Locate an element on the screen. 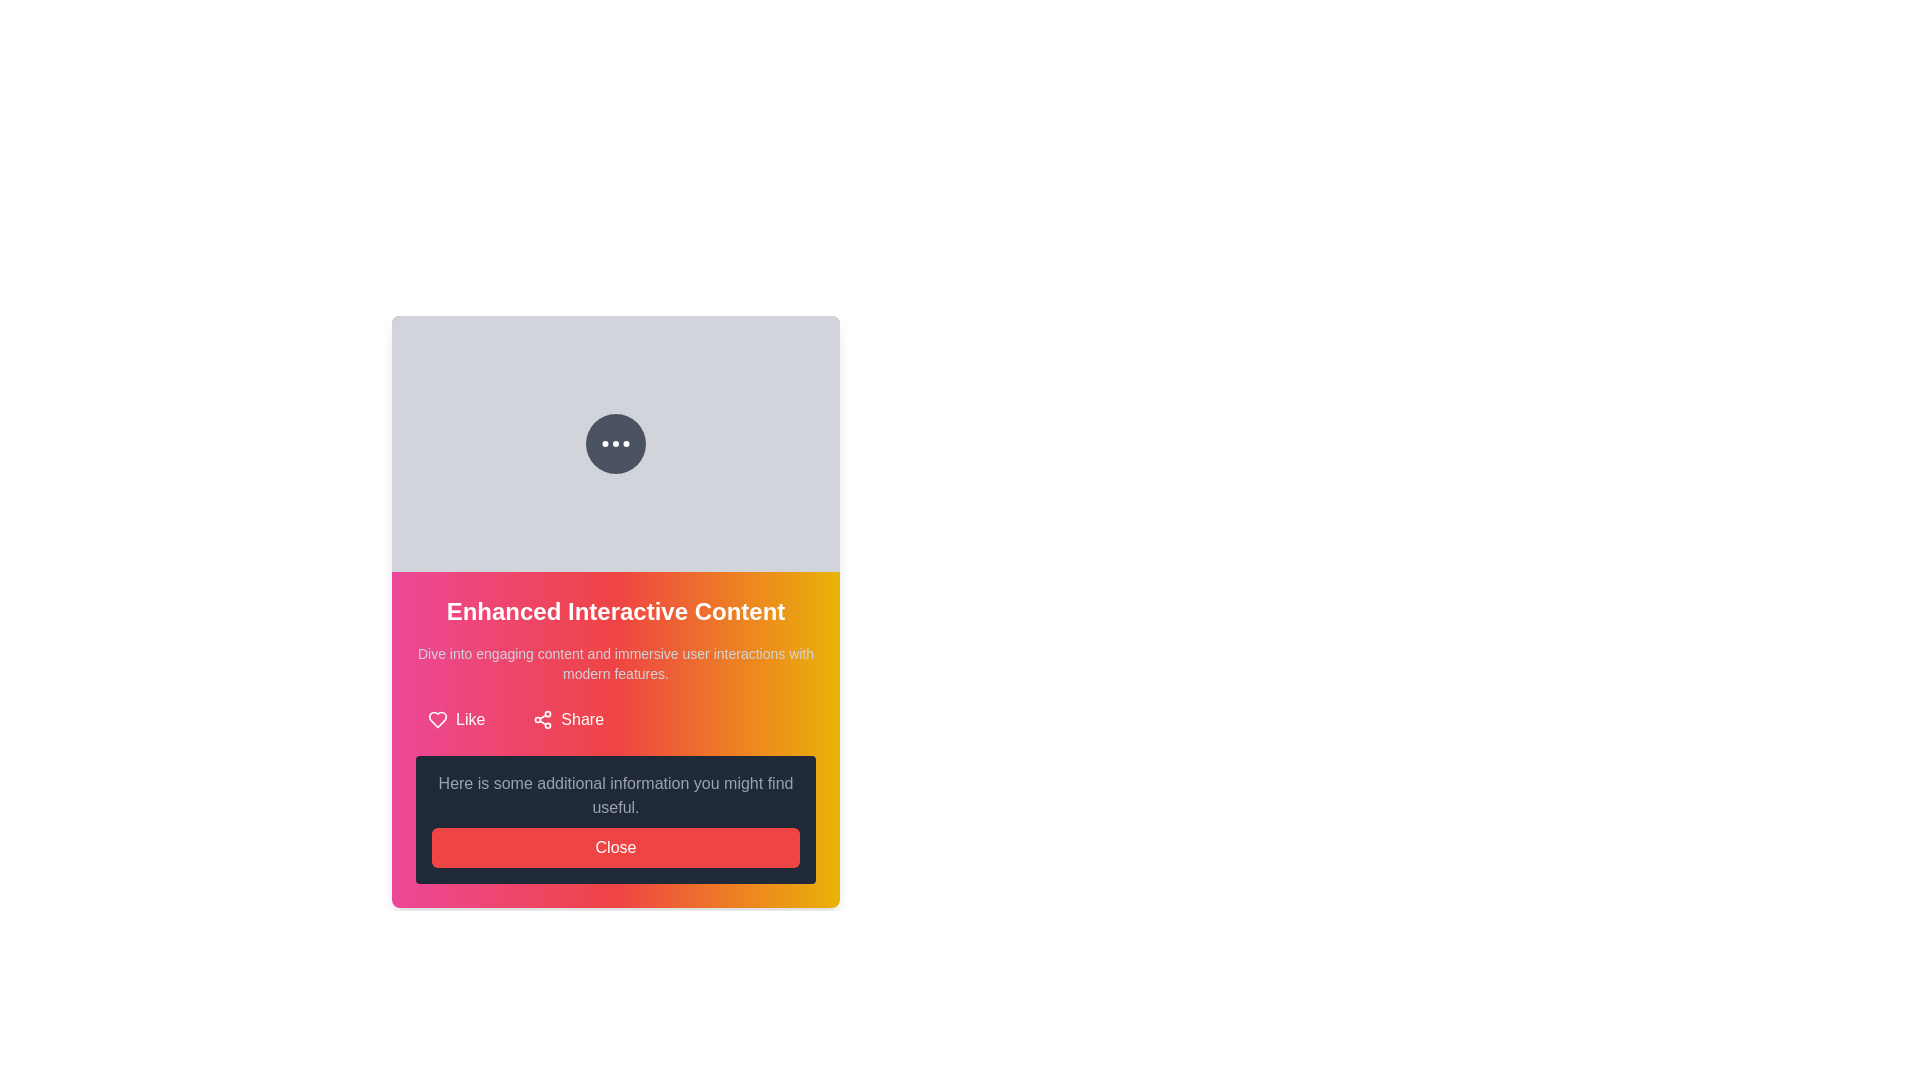  the supportive text element located below the title 'Enhanced Interactive Content' and above the 'Like' and 'Share' buttons within the card is located at coordinates (614, 663).